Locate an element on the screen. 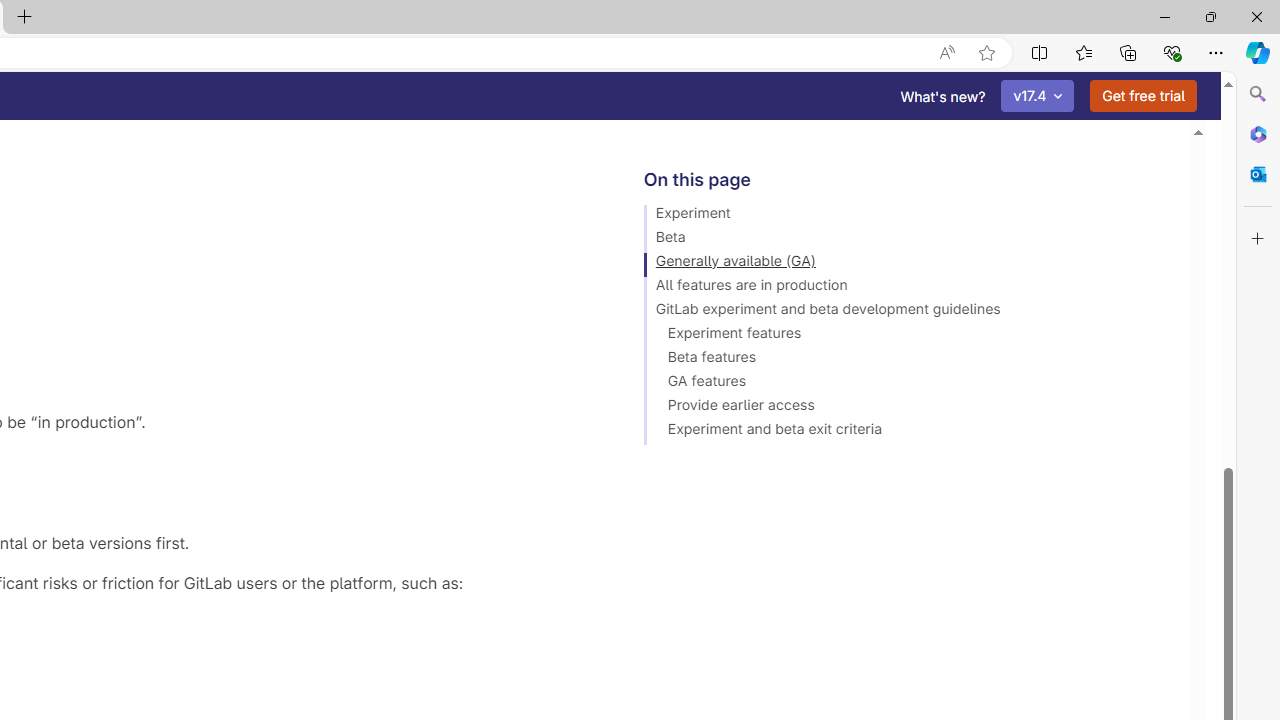 This screenshot has height=720, width=1280. 'What' is located at coordinates (942, 96).